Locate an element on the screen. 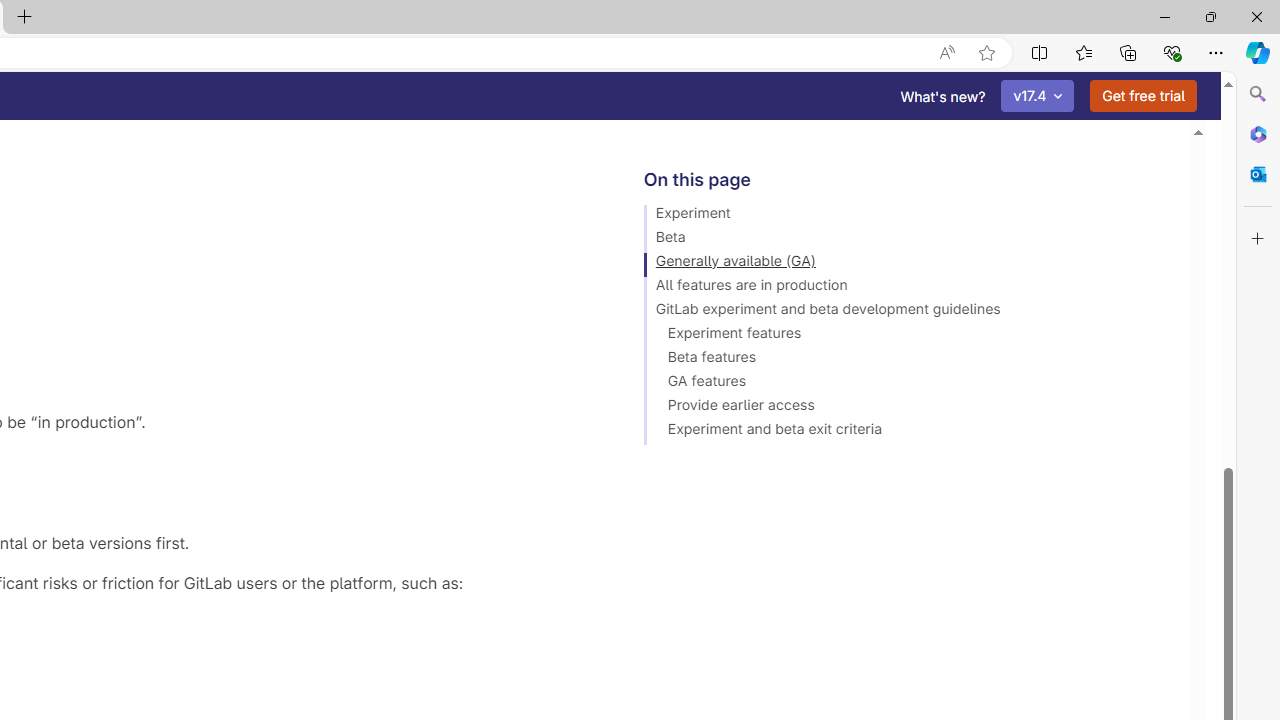 This screenshot has height=720, width=1280. 'What' is located at coordinates (942, 96).